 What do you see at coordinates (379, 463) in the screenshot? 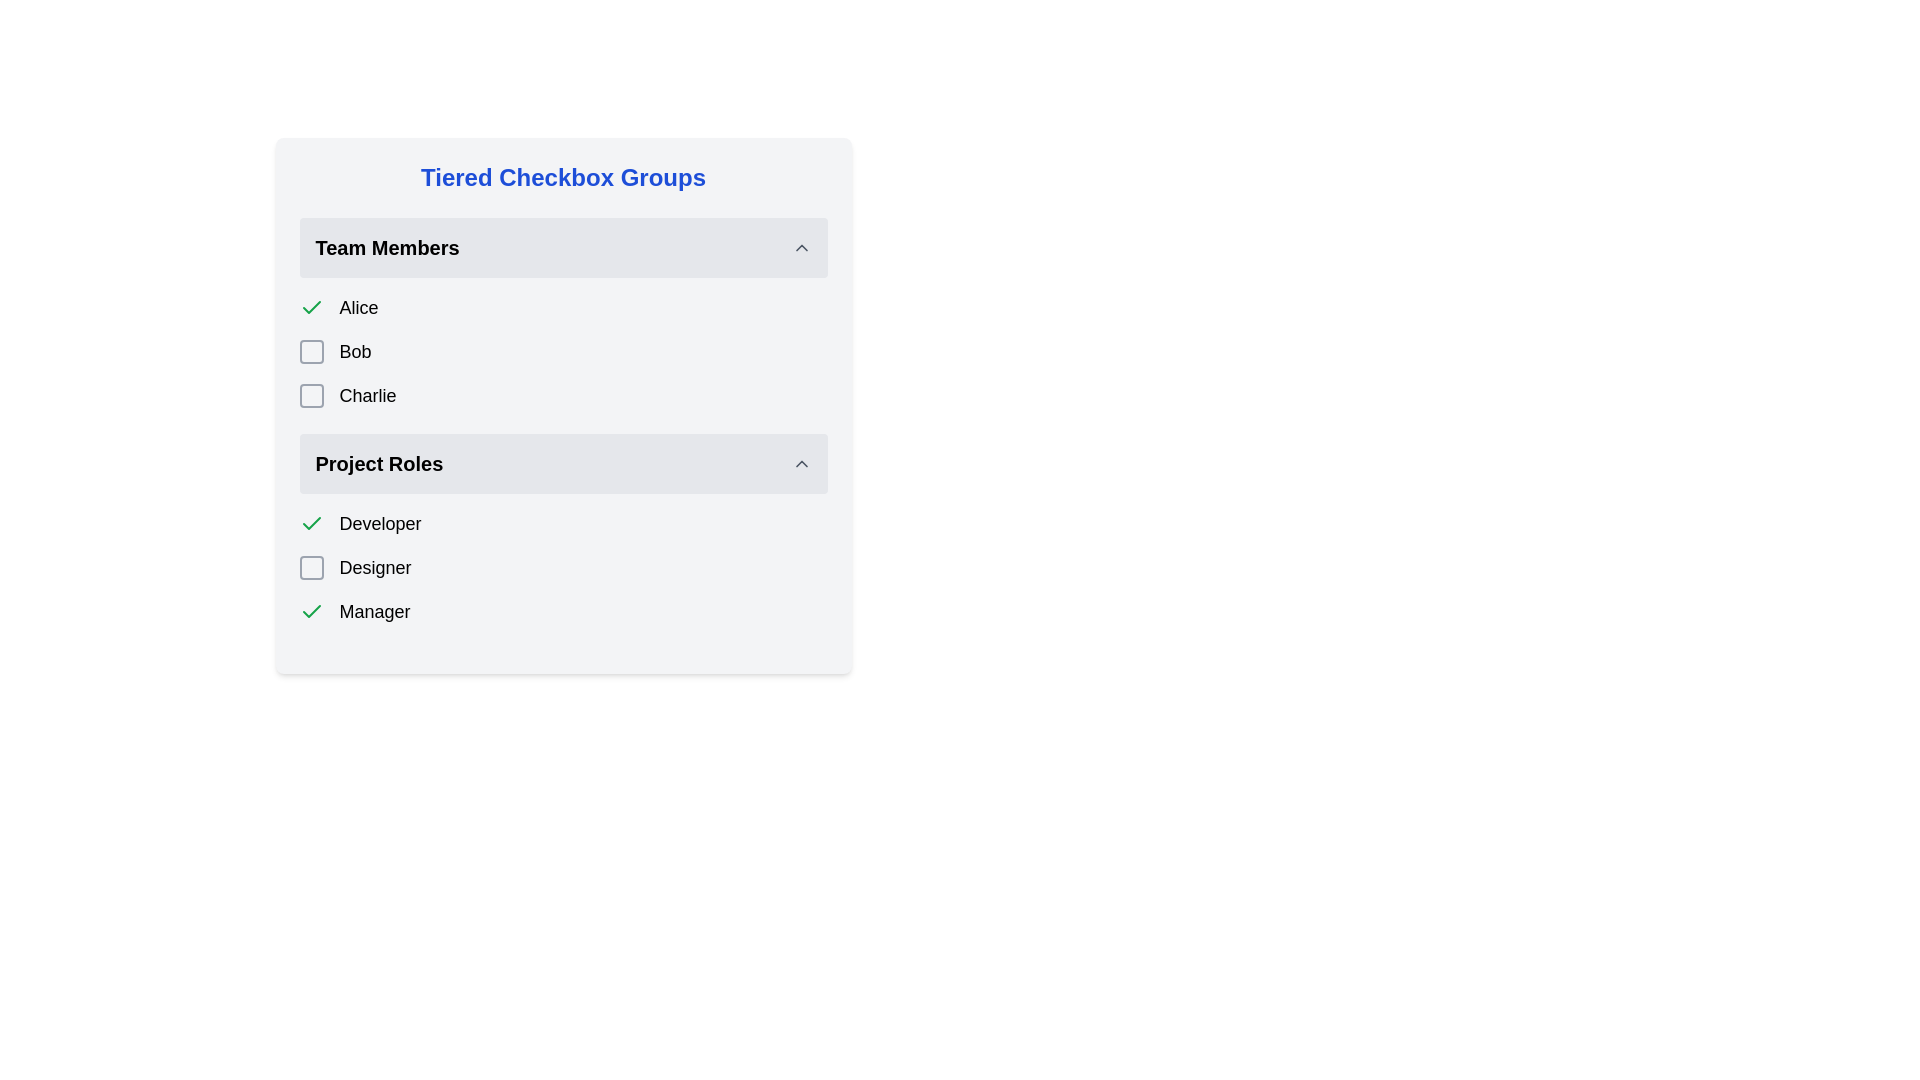
I see `the static text label that reads 'Project Roles', which is prominently displayed in a bold, large font against a light gray background, positioned centrally within its section` at bounding box center [379, 463].